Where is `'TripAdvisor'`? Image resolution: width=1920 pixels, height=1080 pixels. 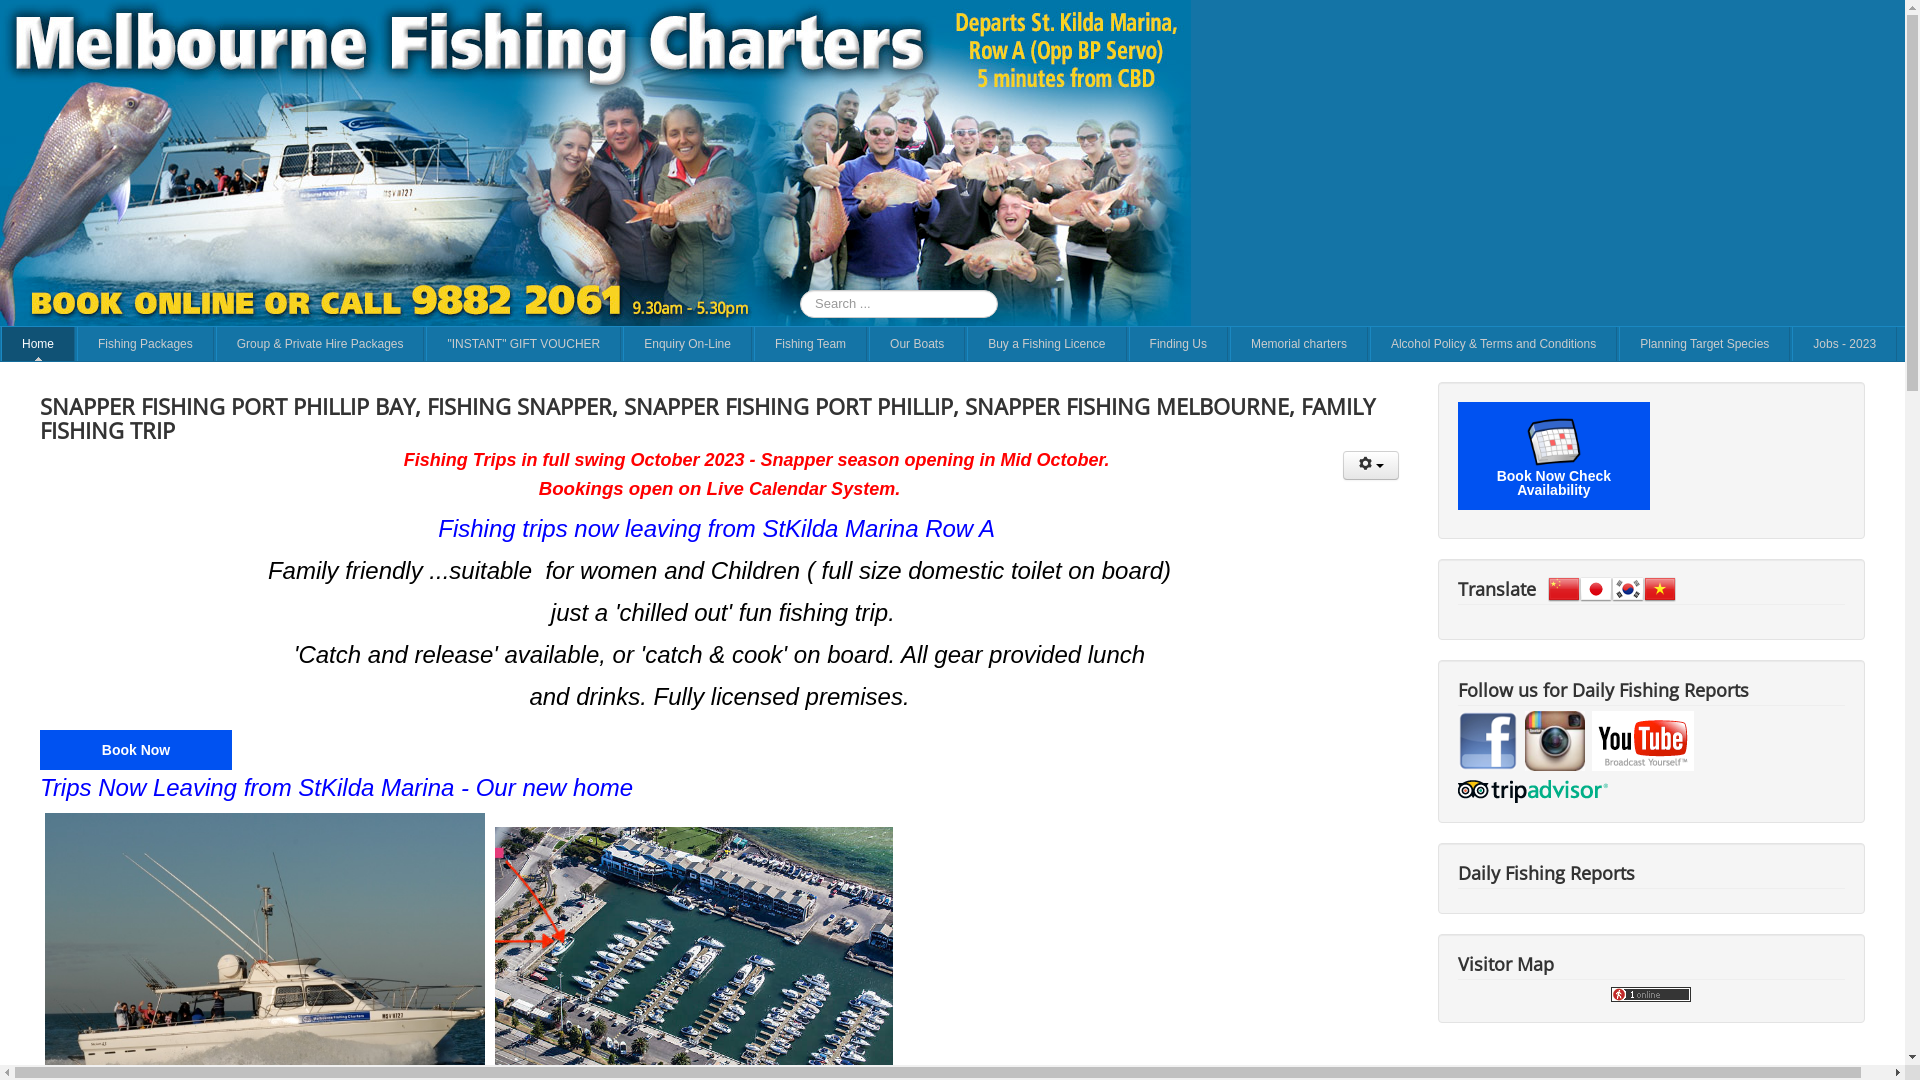 'TripAdvisor' is located at coordinates (1531, 789).